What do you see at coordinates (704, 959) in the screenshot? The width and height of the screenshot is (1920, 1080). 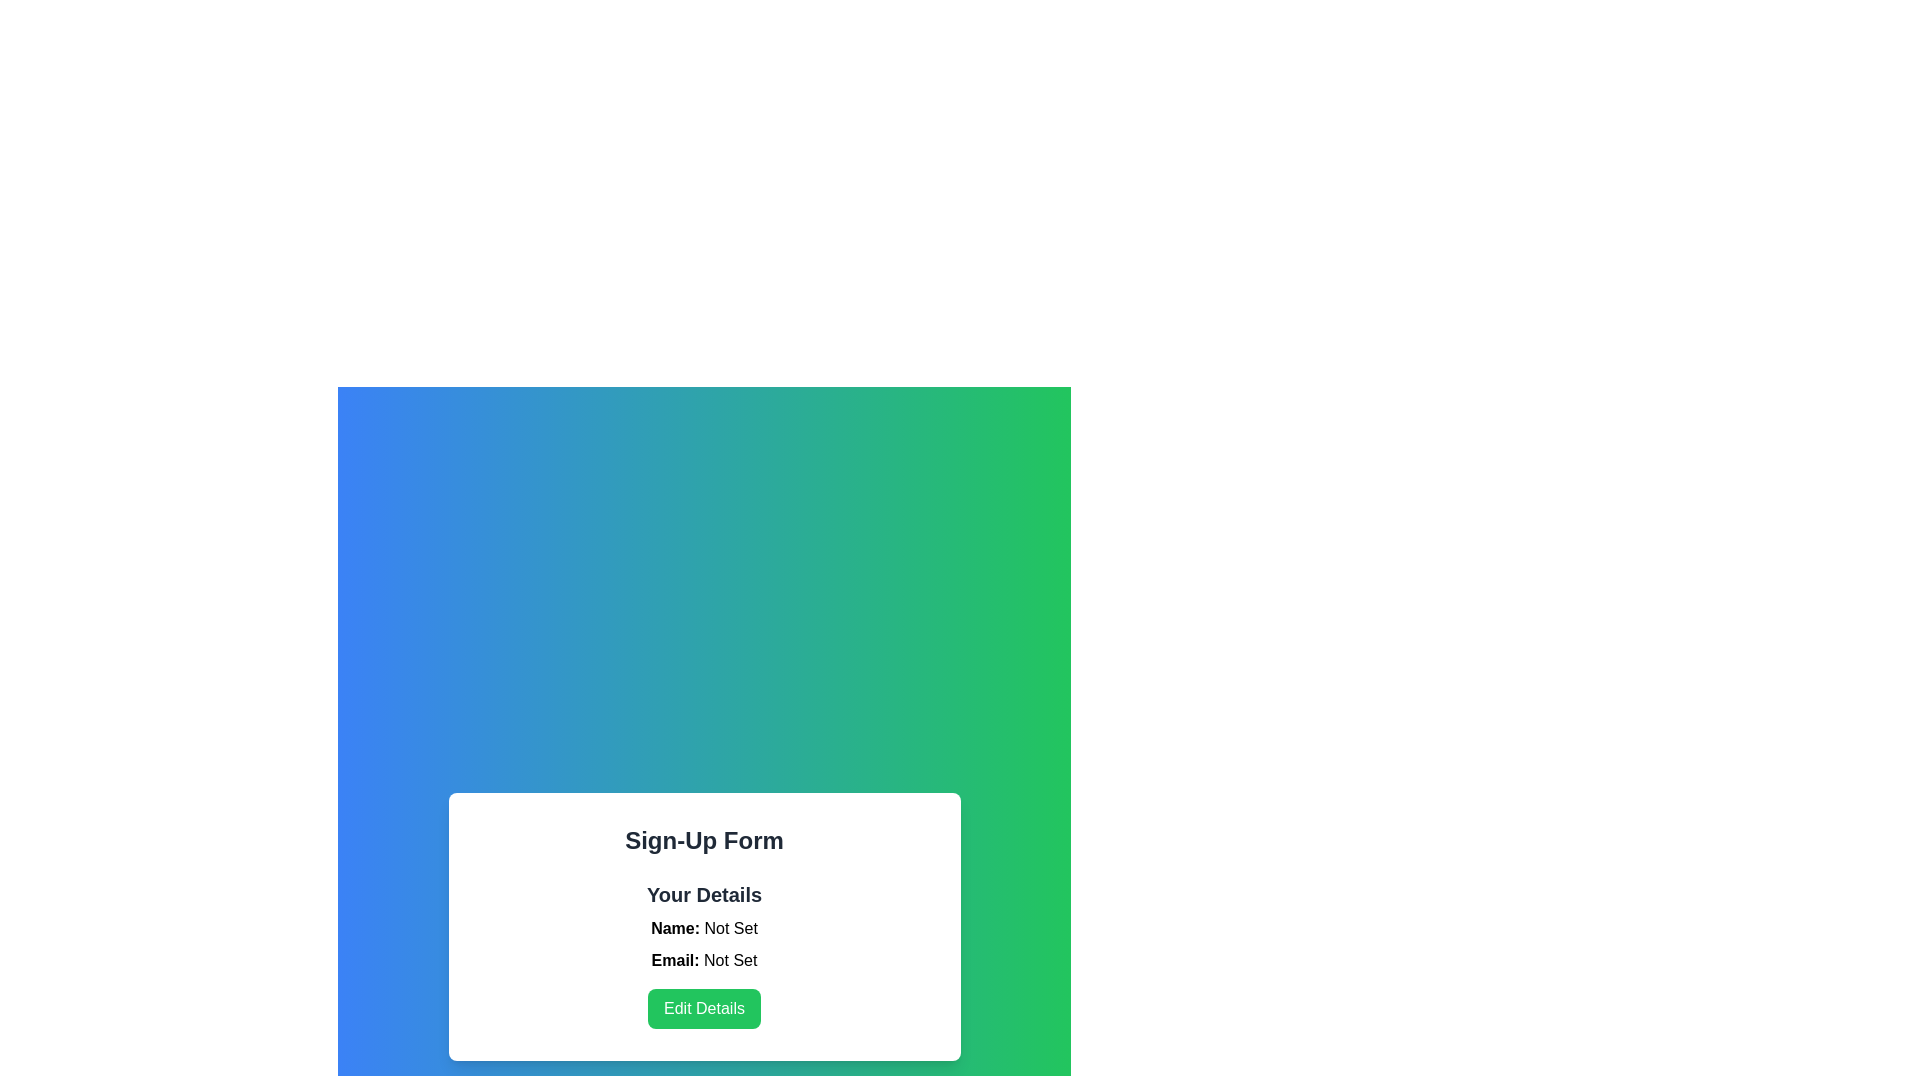 I see `the email status text label that displays 'Not Set' in the 'Your Details' section, positioned between 'Name: Not Set' and the 'Edit Details' button` at bounding box center [704, 959].